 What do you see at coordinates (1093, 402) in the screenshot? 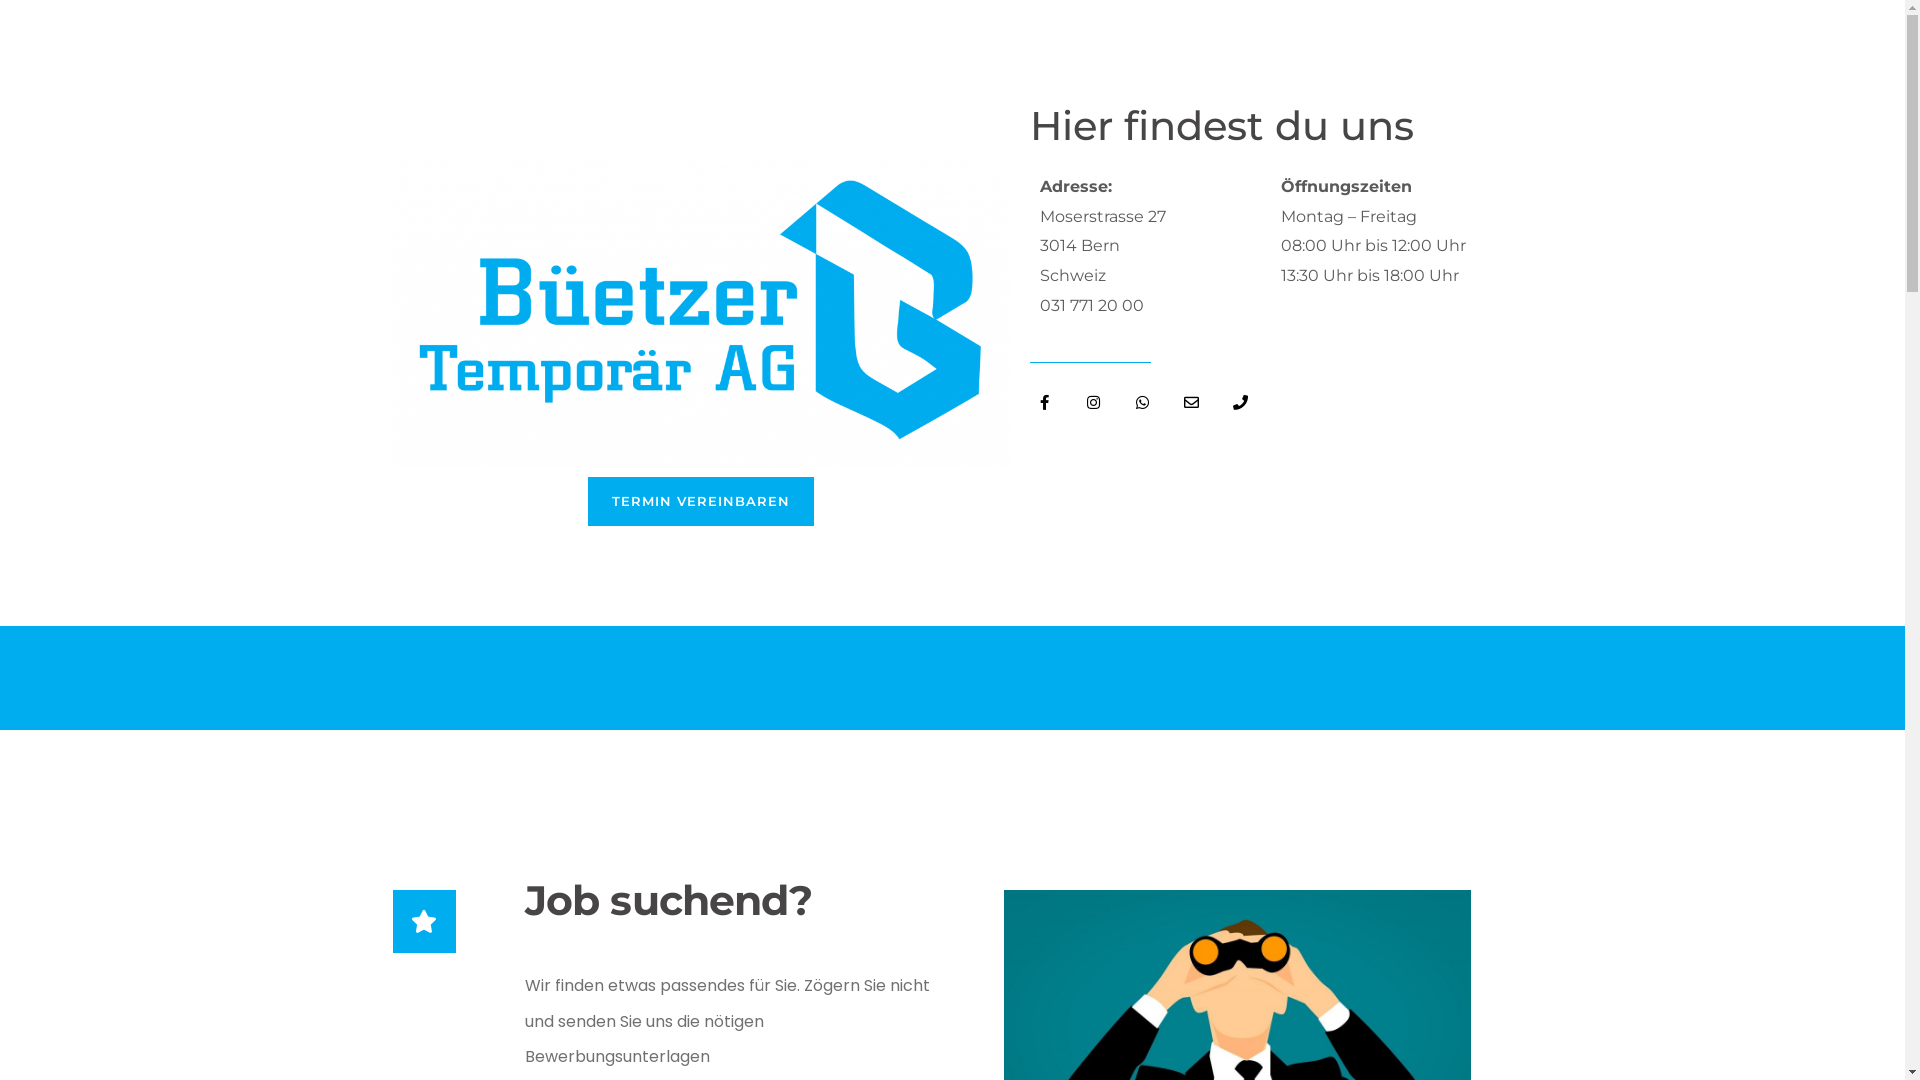
I see `'Instagram'` at bounding box center [1093, 402].